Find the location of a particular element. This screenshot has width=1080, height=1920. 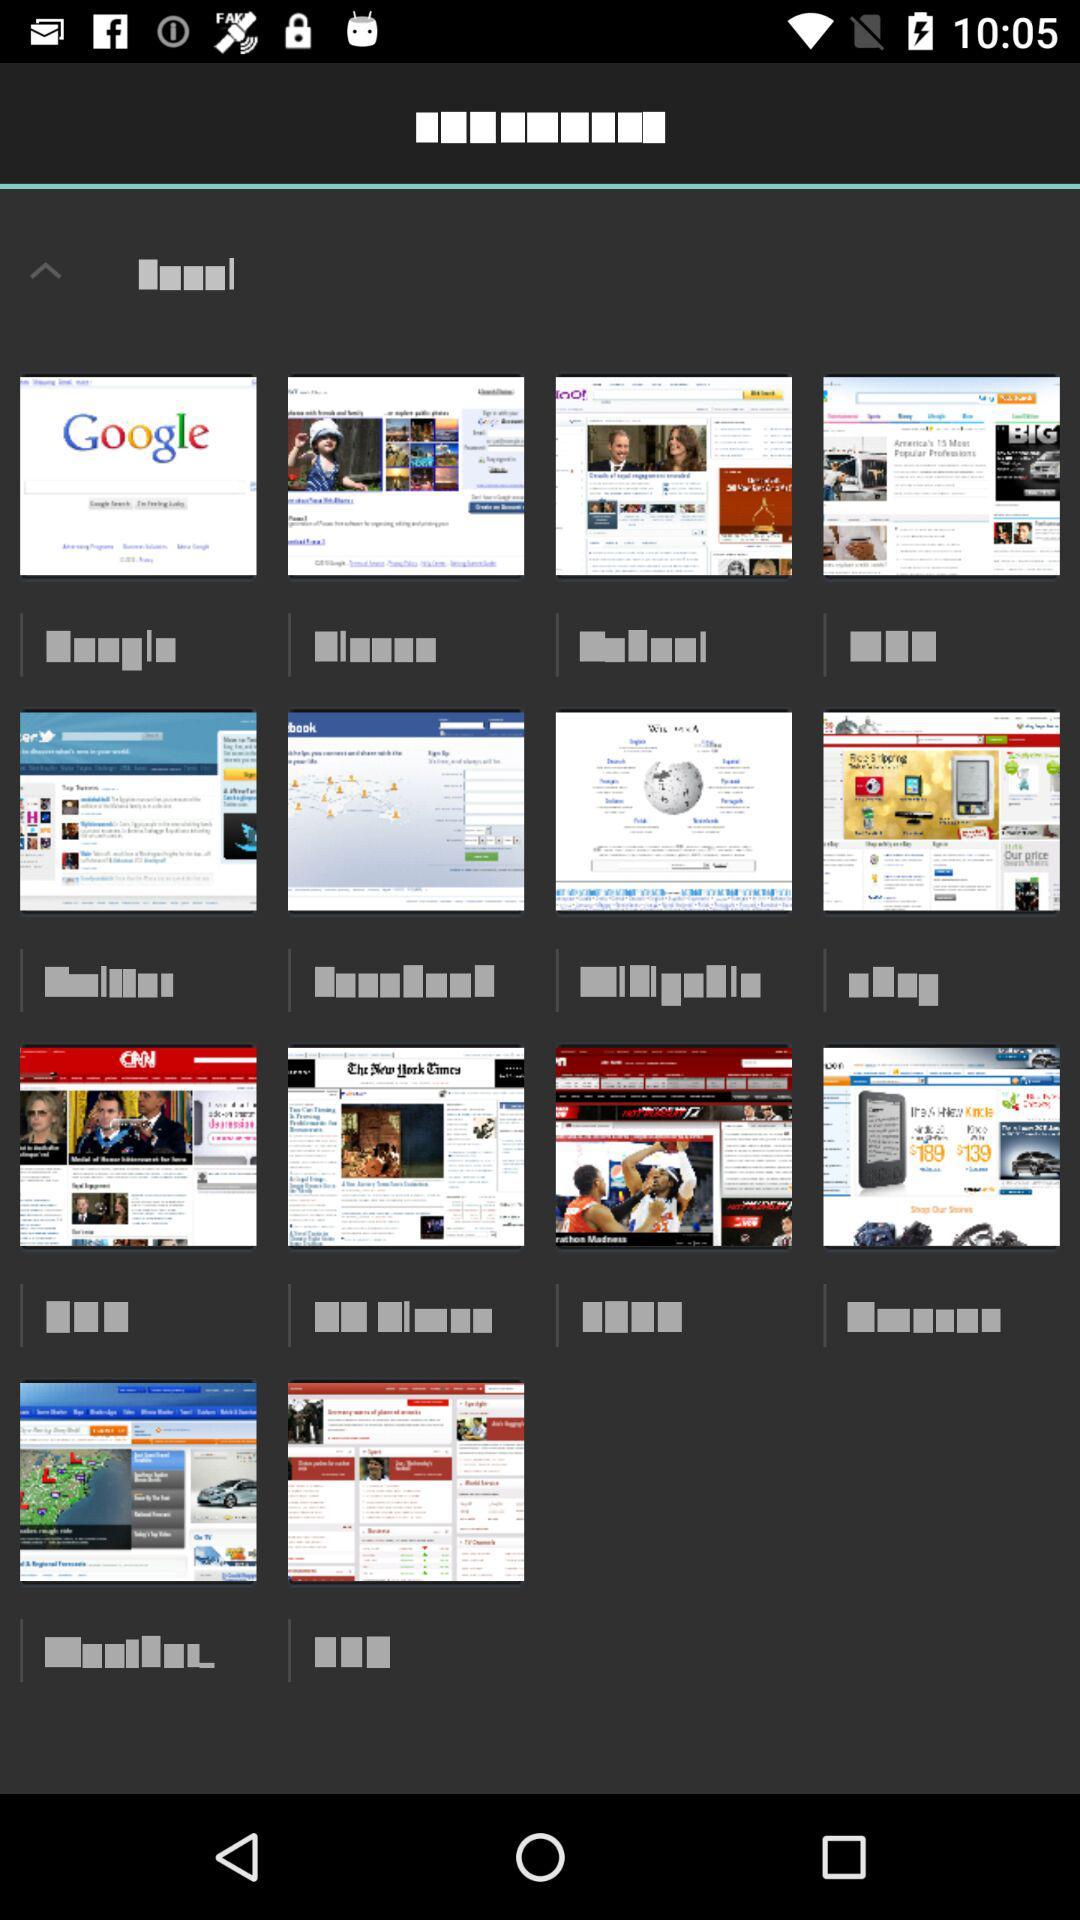

the fourth image of the page is located at coordinates (941, 475).